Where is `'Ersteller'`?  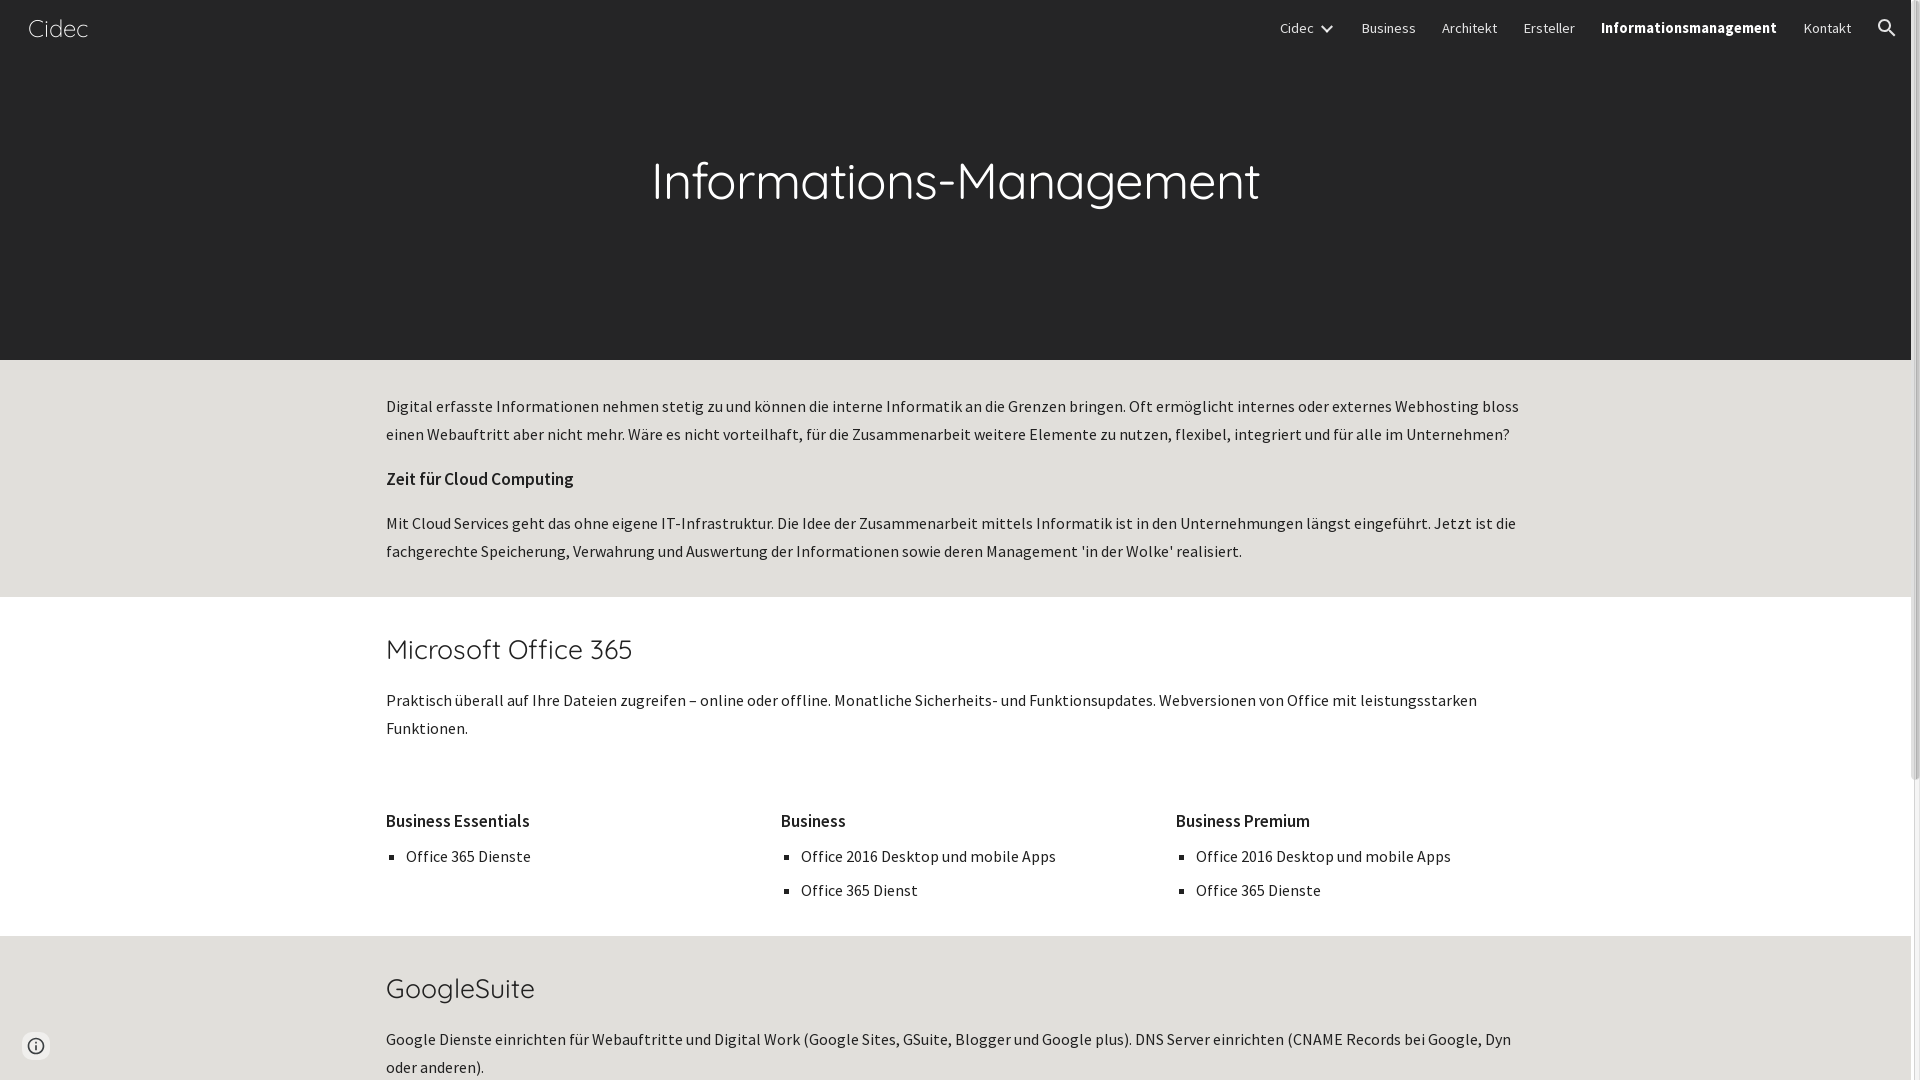
'Ersteller' is located at coordinates (1548, 27).